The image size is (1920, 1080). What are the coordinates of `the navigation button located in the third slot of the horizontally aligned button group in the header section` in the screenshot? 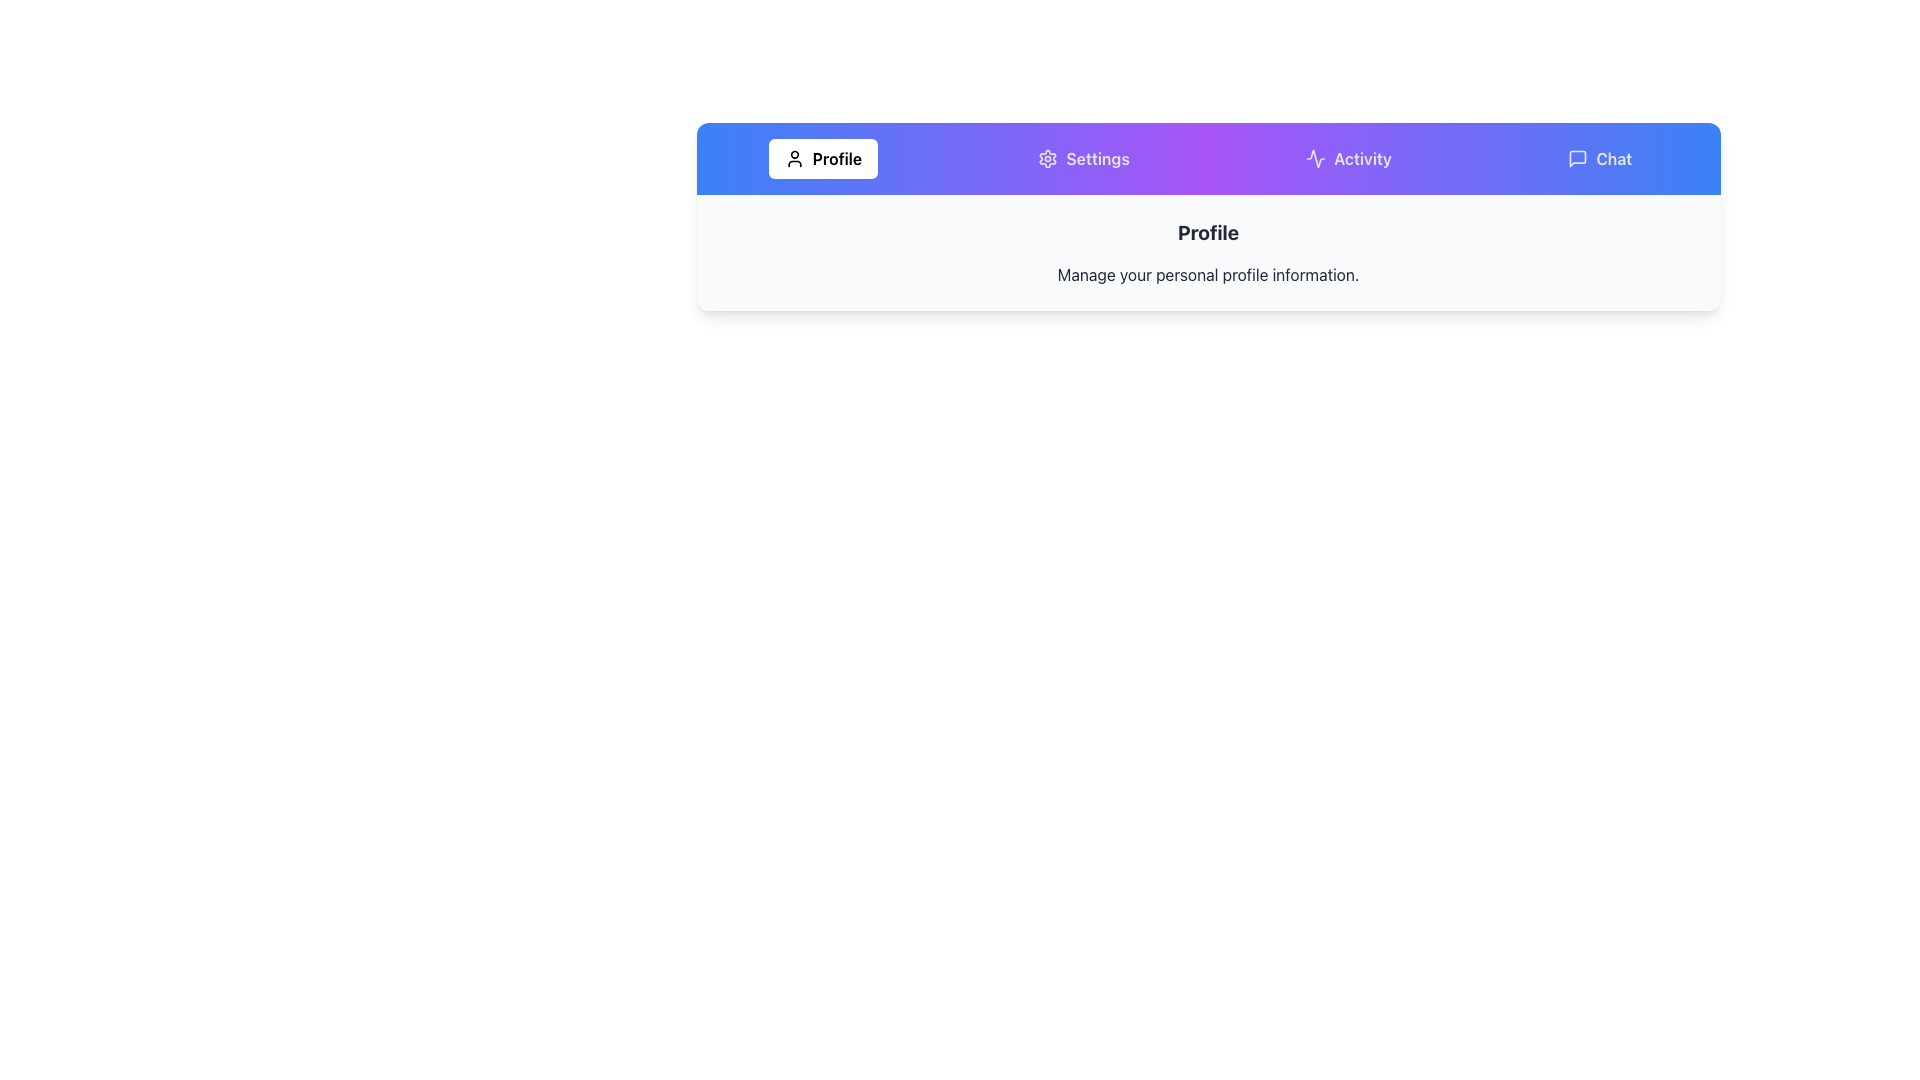 It's located at (1348, 157).